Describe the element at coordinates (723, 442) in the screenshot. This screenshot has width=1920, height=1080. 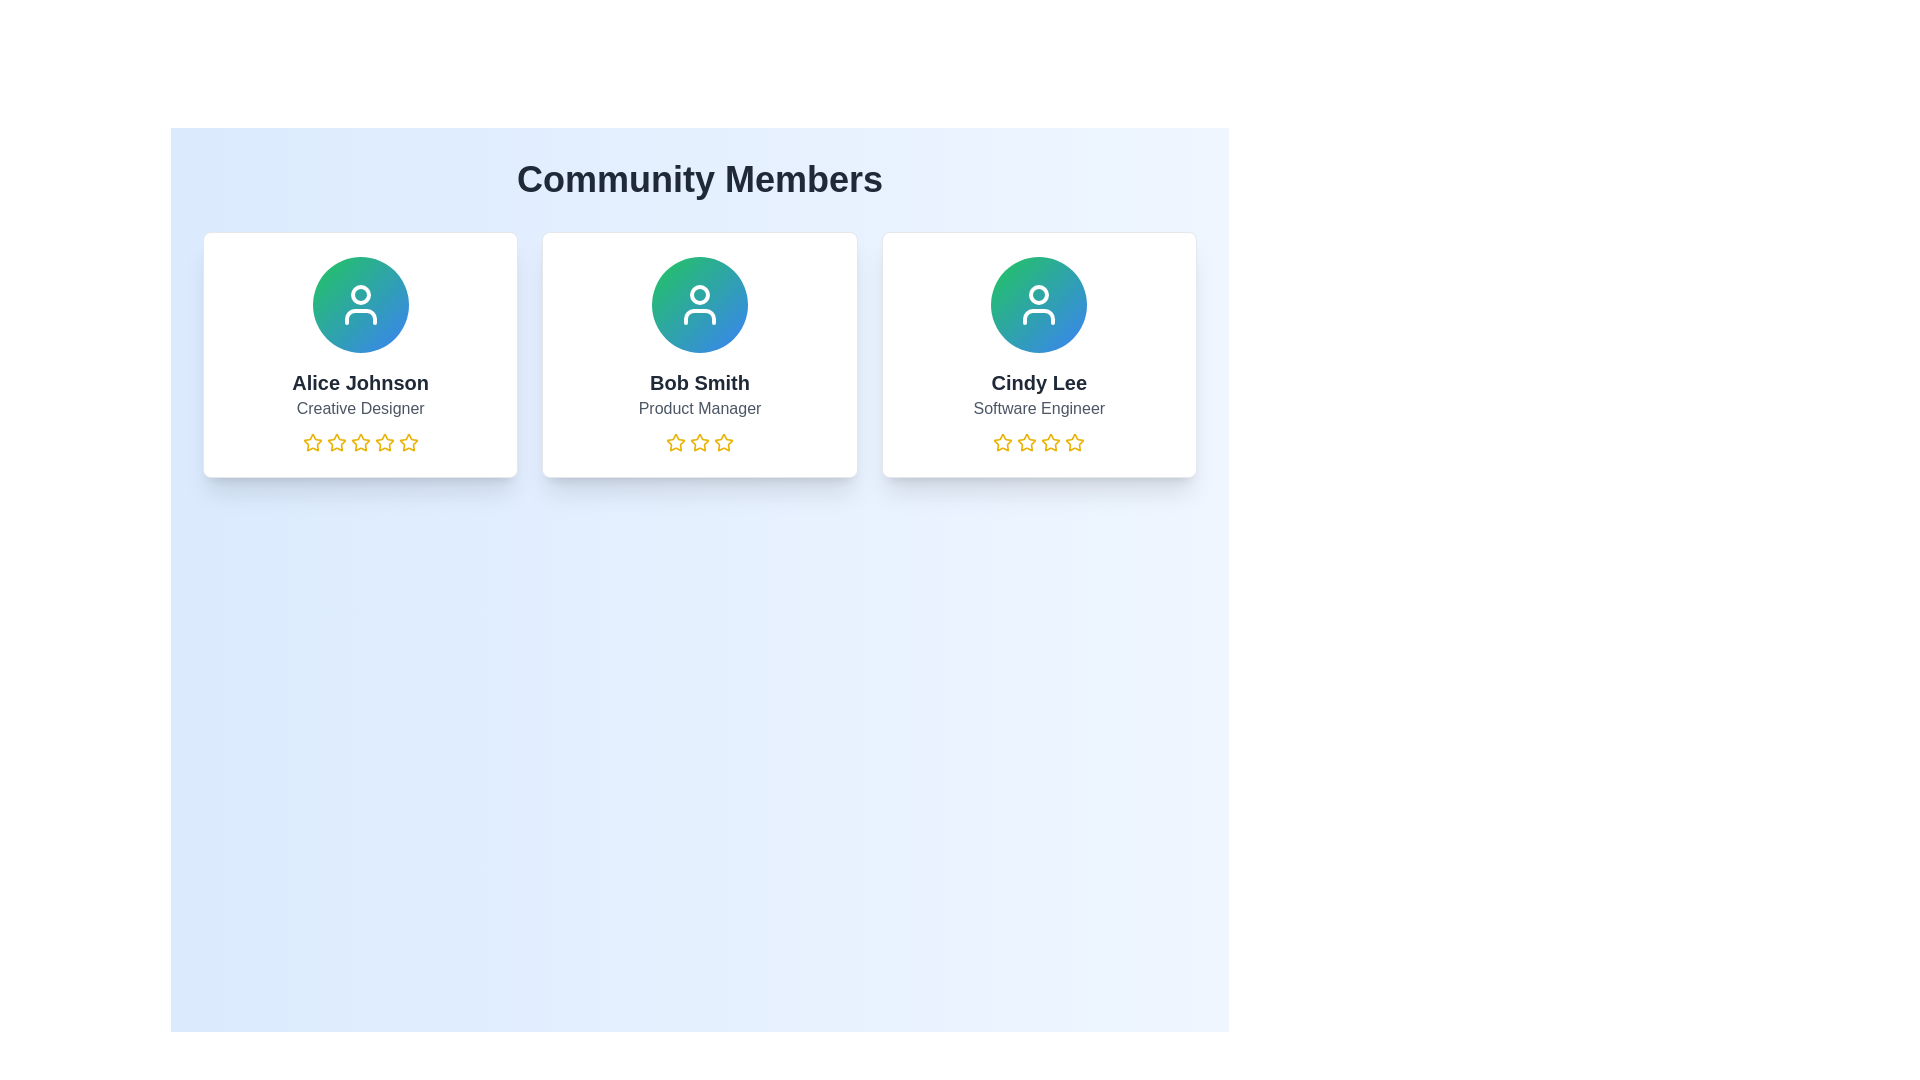
I see `the fourth star icon` at that location.